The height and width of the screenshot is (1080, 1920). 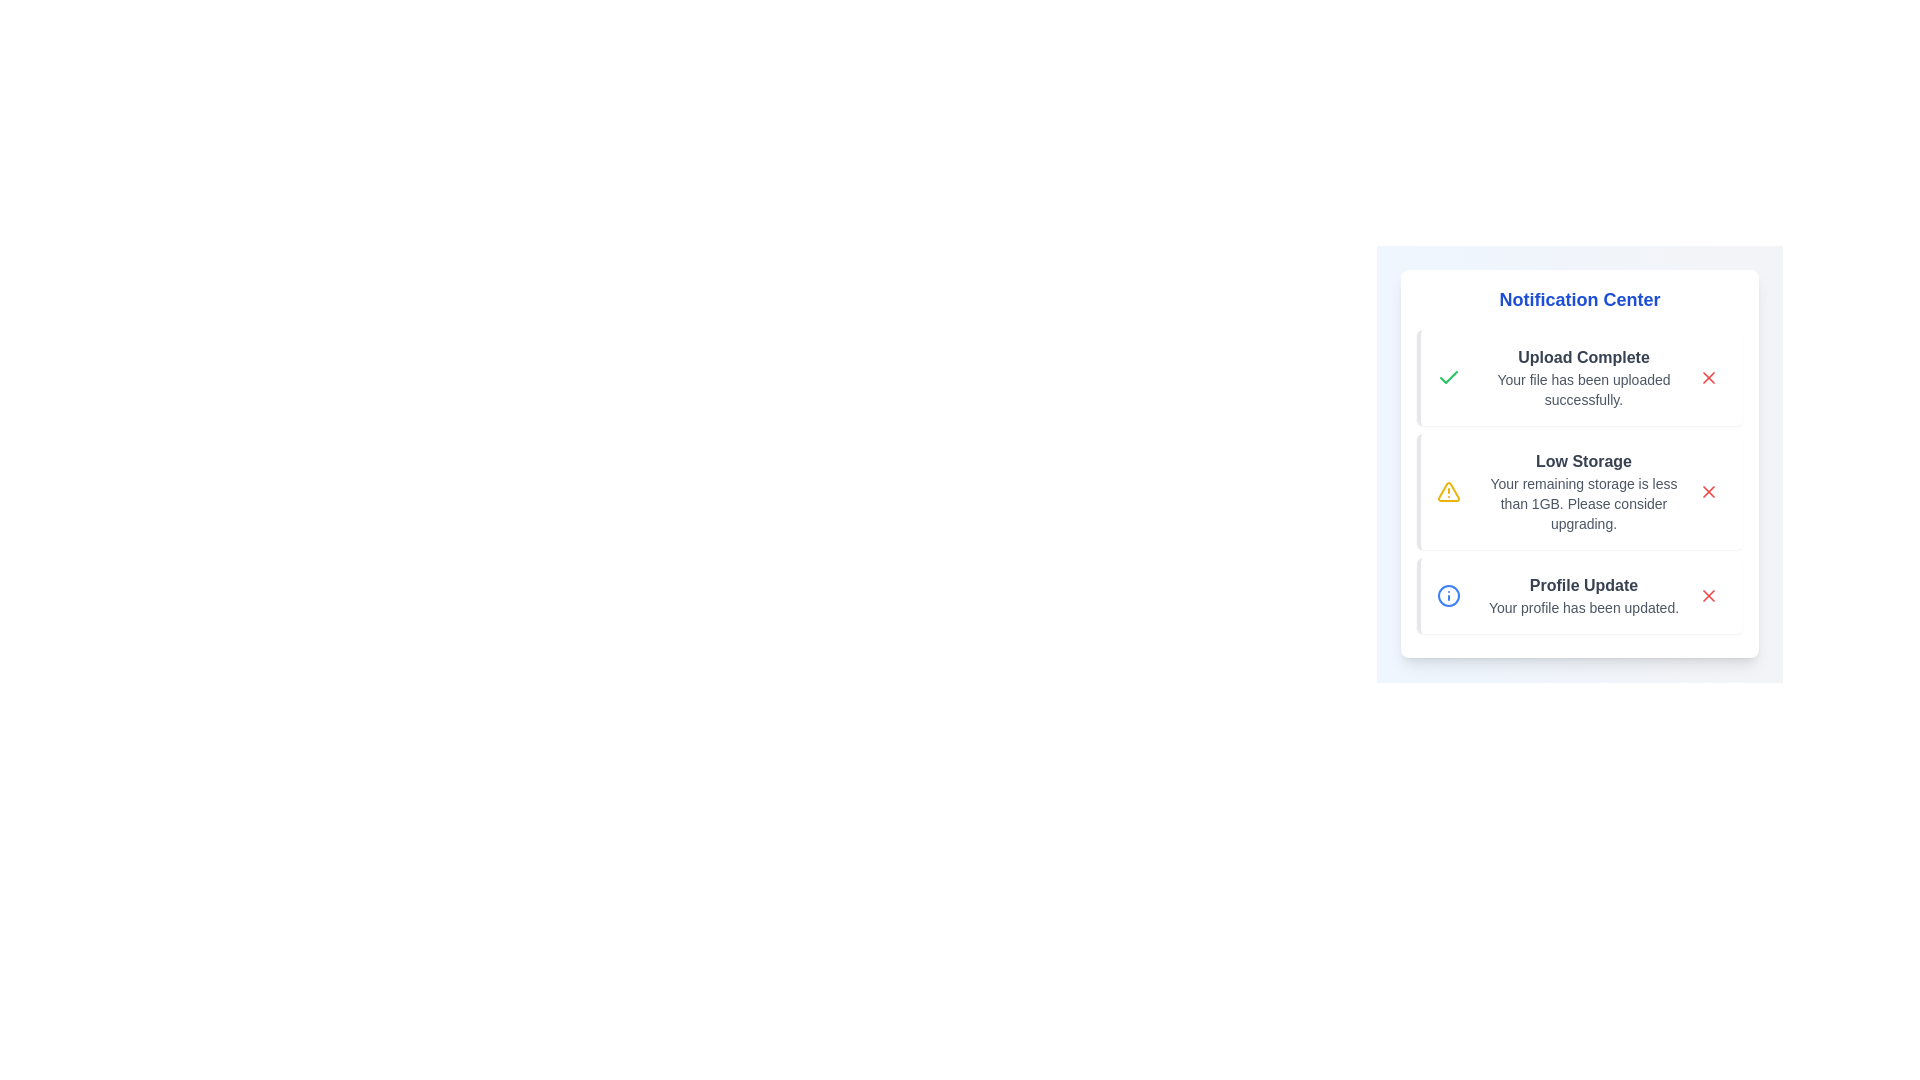 I want to click on the 'Upload Complete' text label, which is styled with gray color and positioned at the top of a notification card indicating the file upload status, so click(x=1583, y=356).